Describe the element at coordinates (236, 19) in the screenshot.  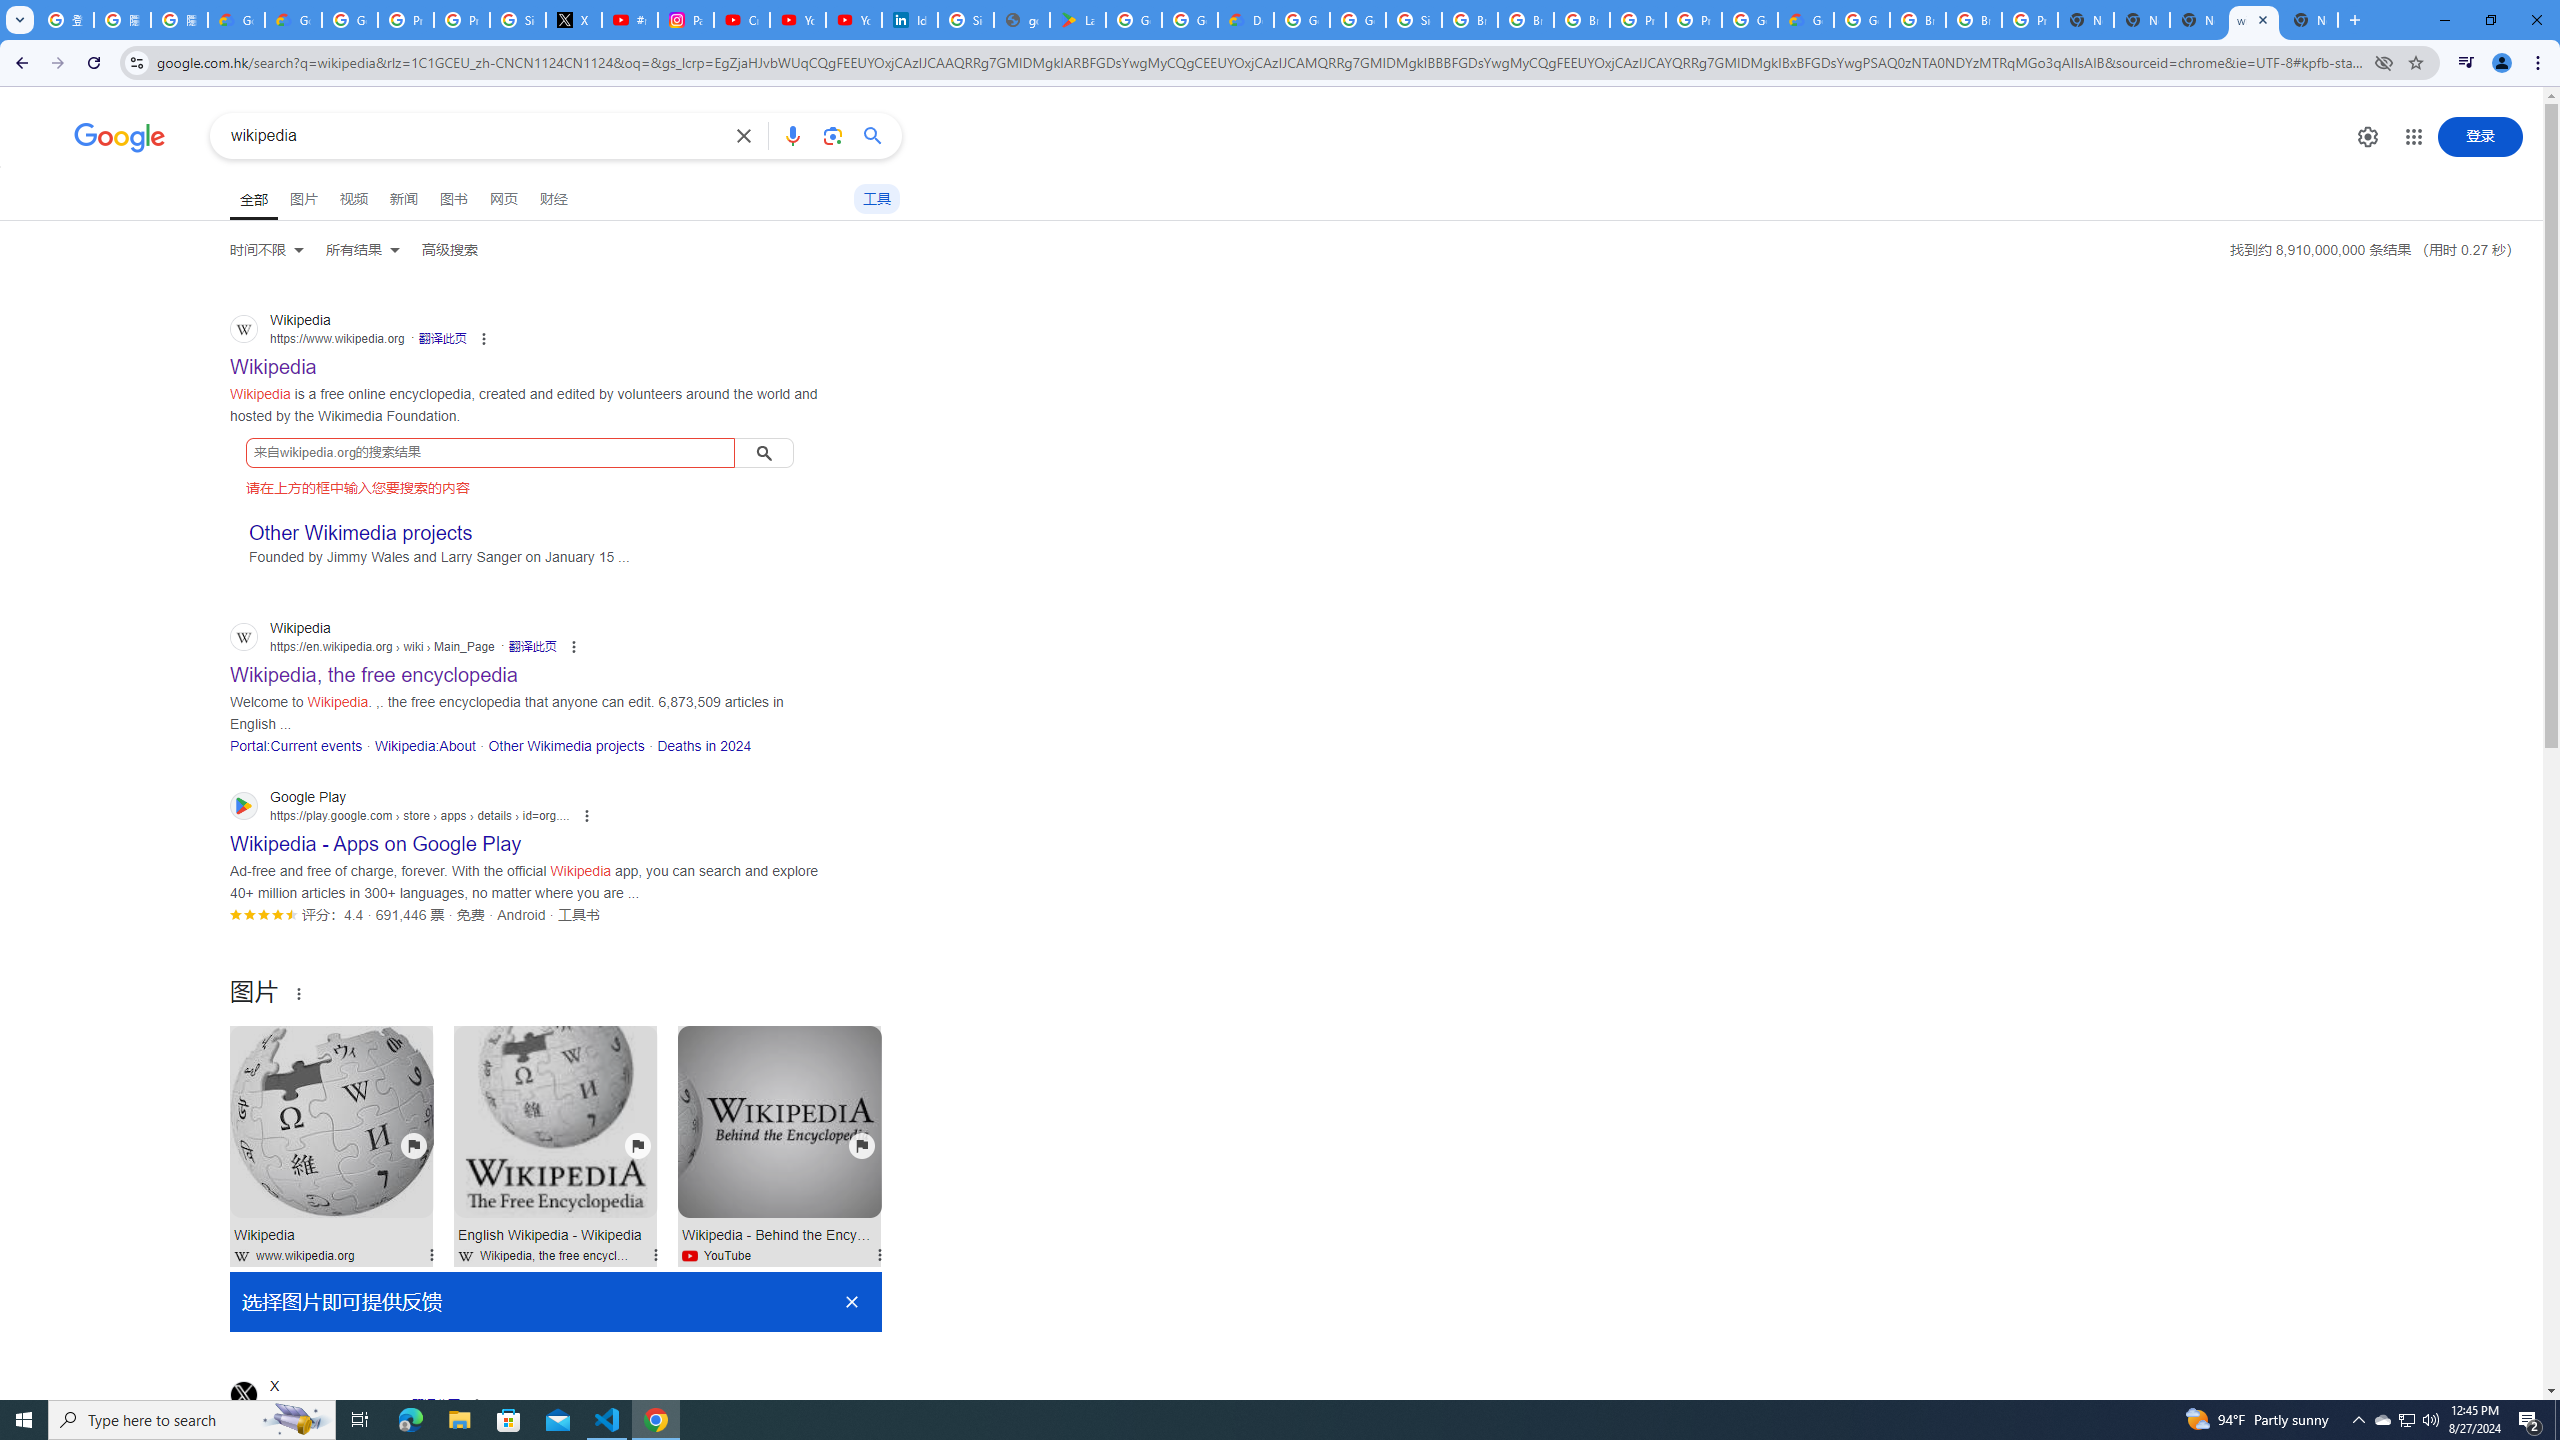
I see `'Google Cloud Privacy Notice'` at that location.